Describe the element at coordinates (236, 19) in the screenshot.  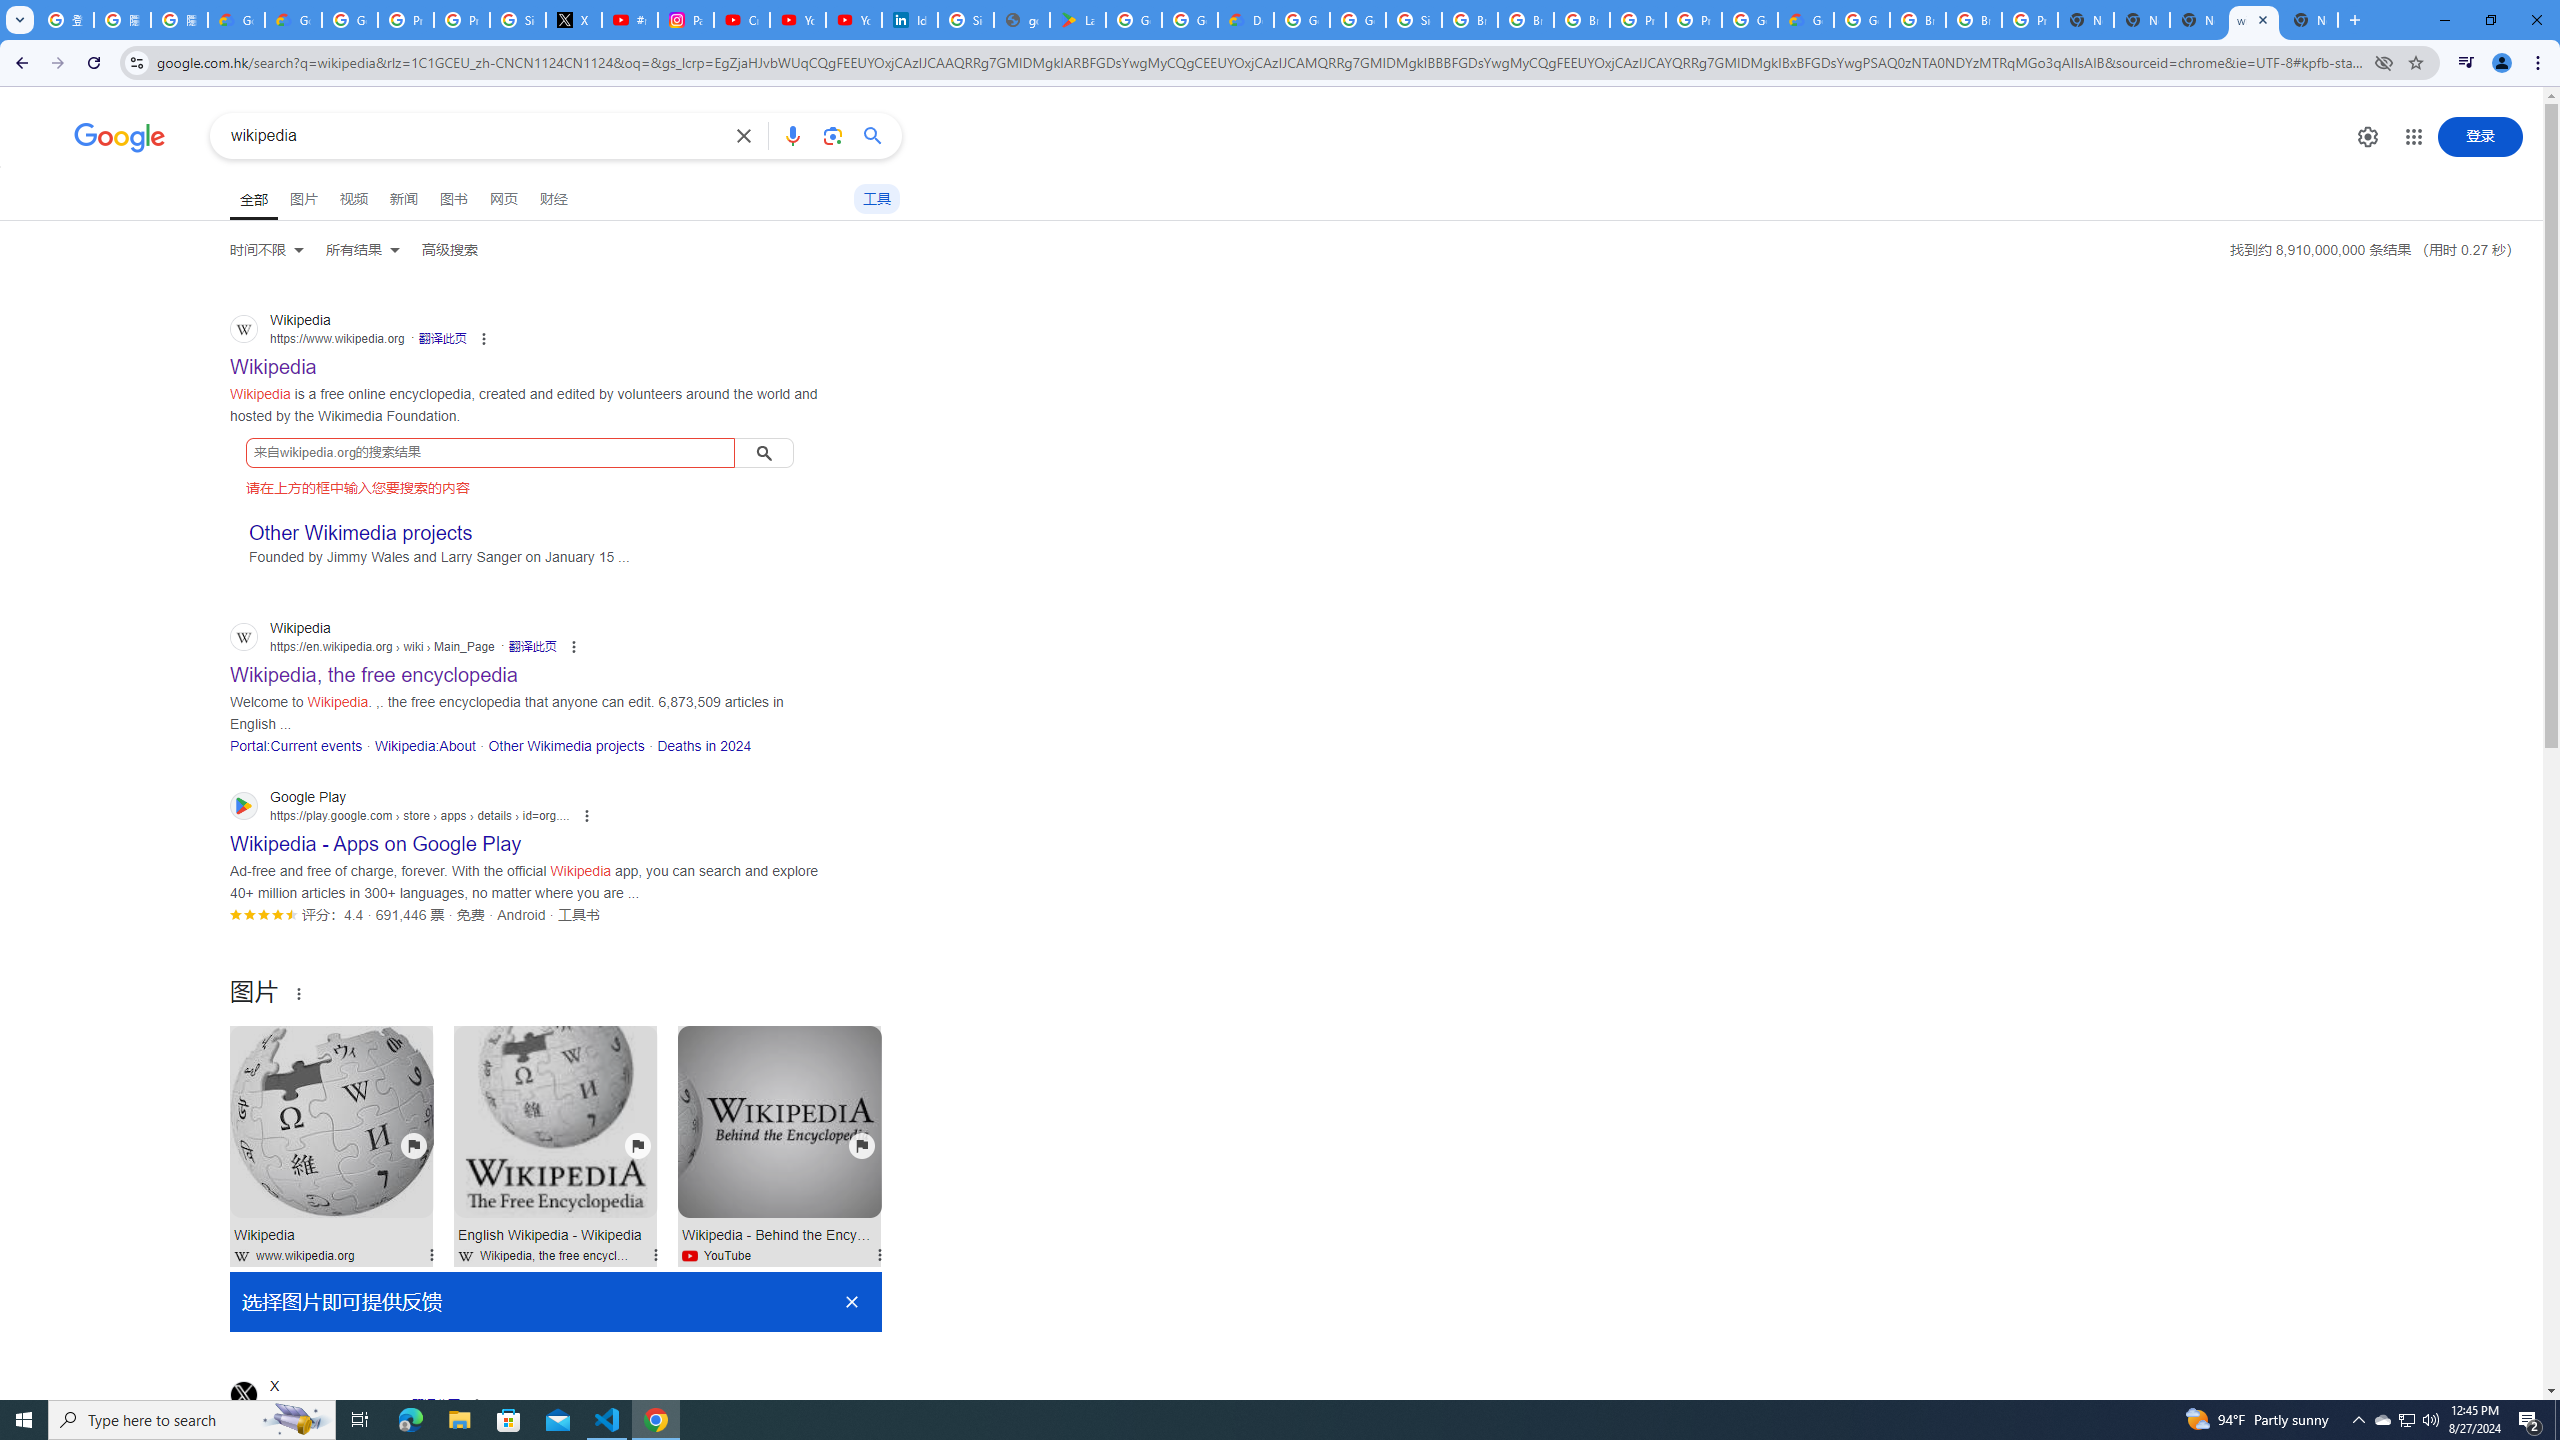
I see `'Google Cloud Privacy Notice'` at that location.